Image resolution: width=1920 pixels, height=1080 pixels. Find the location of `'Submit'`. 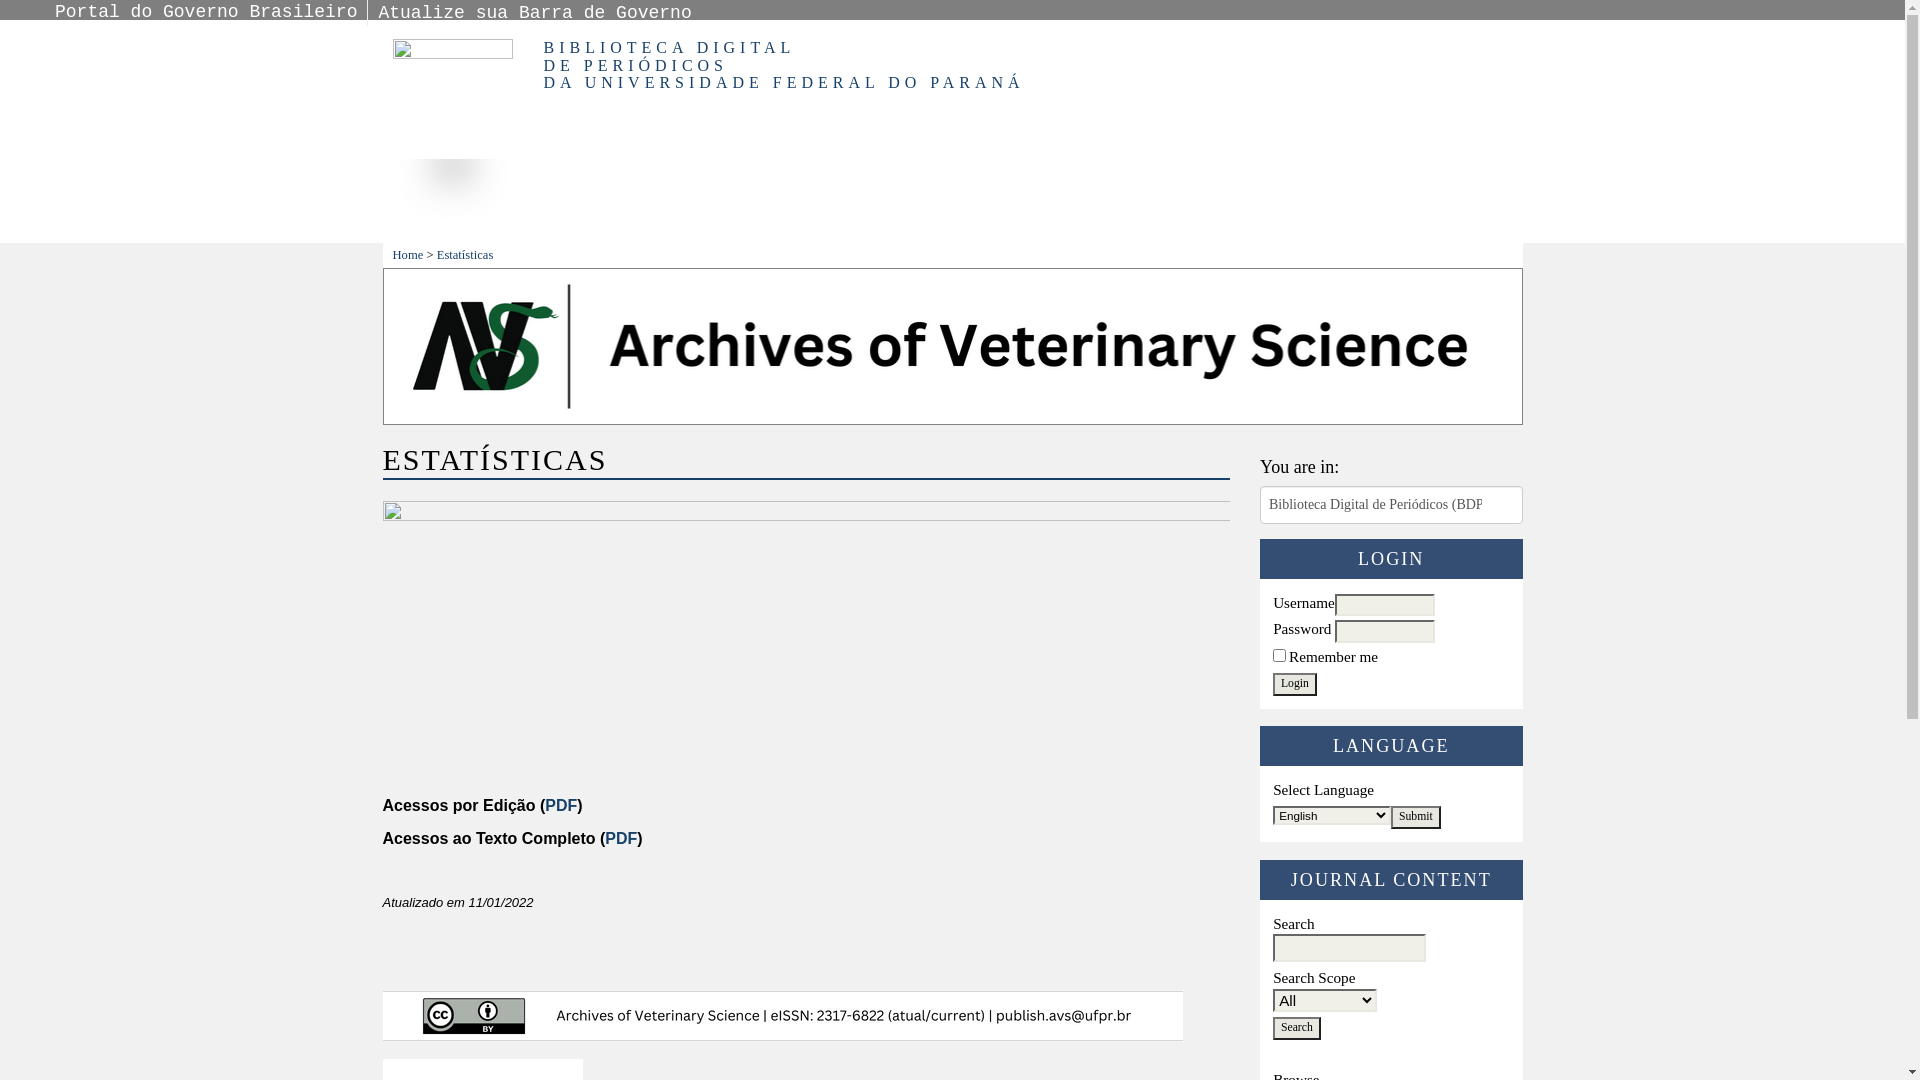

'Submit' is located at coordinates (1390, 817).